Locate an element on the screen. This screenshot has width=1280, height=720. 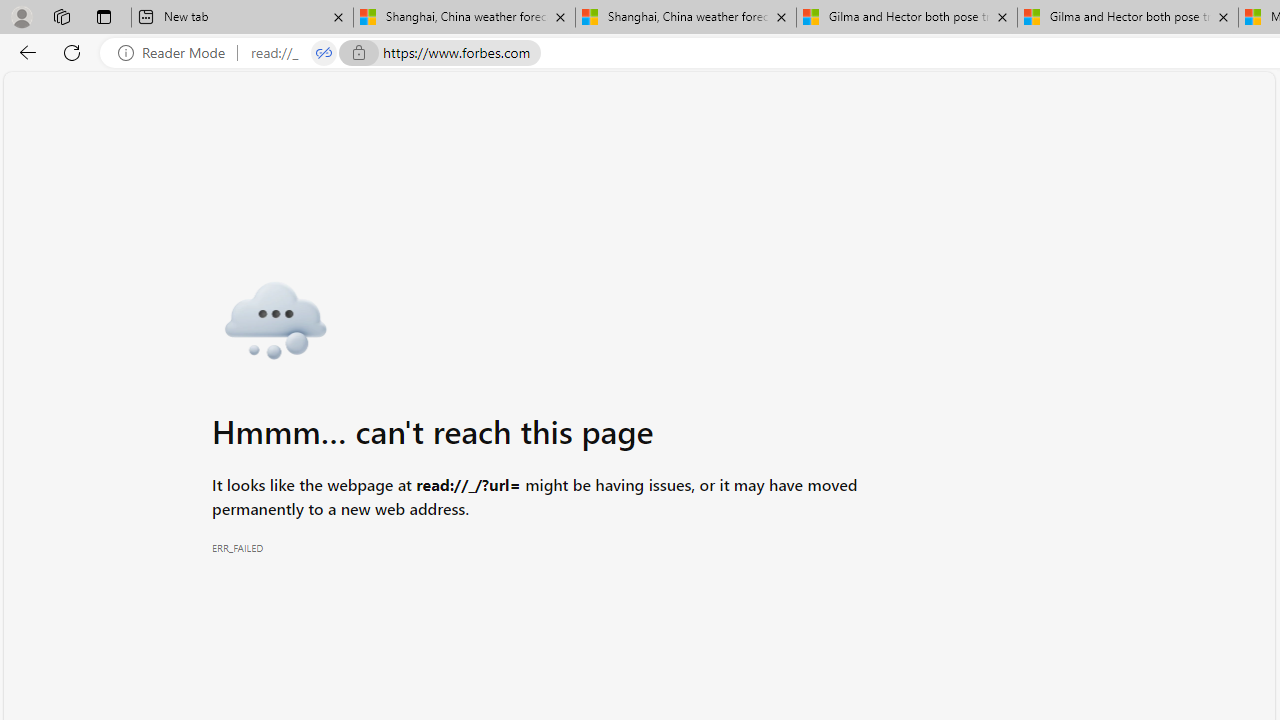
'Gilma and Hector both pose tropical trouble for Hawaii' is located at coordinates (1127, 17).